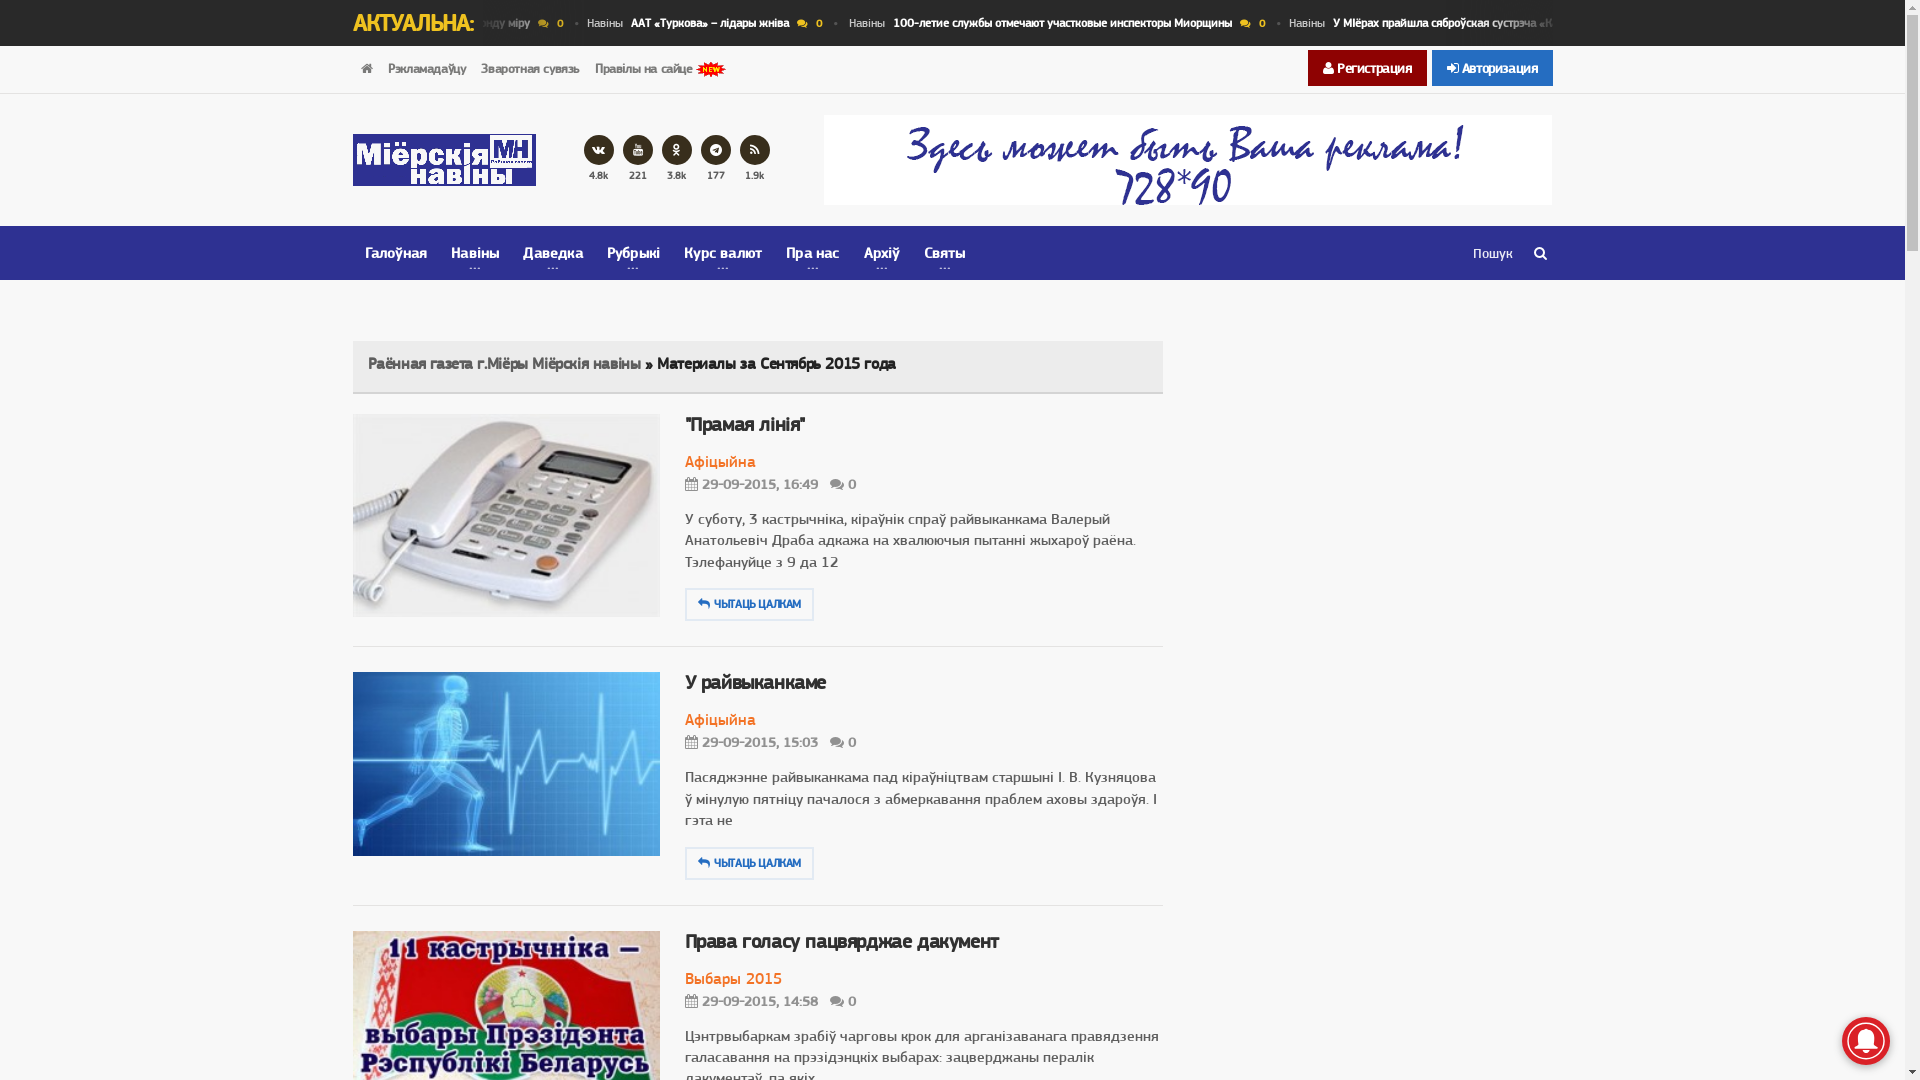 This screenshot has height=1080, width=1920. I want to click on '221', so click(622, 157).